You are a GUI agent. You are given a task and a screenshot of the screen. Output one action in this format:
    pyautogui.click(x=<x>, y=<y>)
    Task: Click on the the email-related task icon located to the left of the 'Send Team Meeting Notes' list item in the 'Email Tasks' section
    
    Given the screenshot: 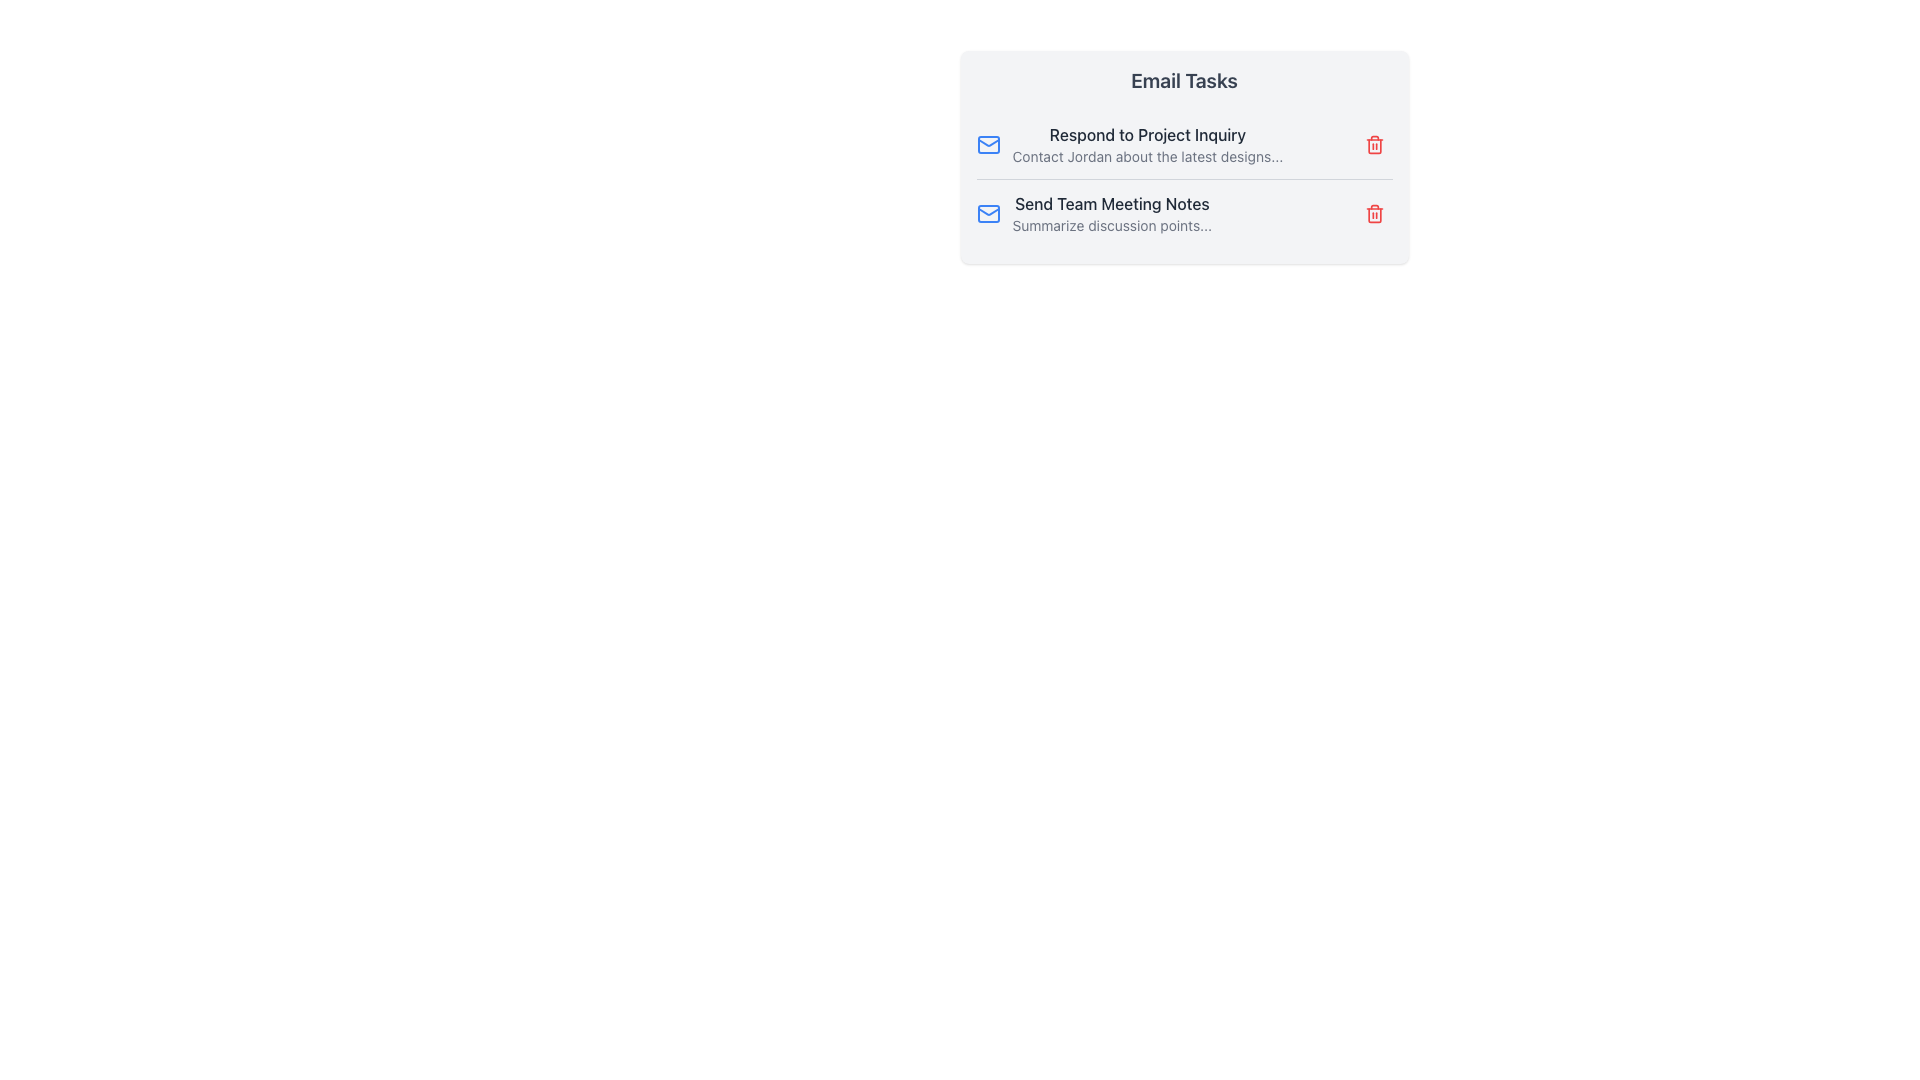 What is the action you would take?
    pyautogui.click(x=988, y=213)
    